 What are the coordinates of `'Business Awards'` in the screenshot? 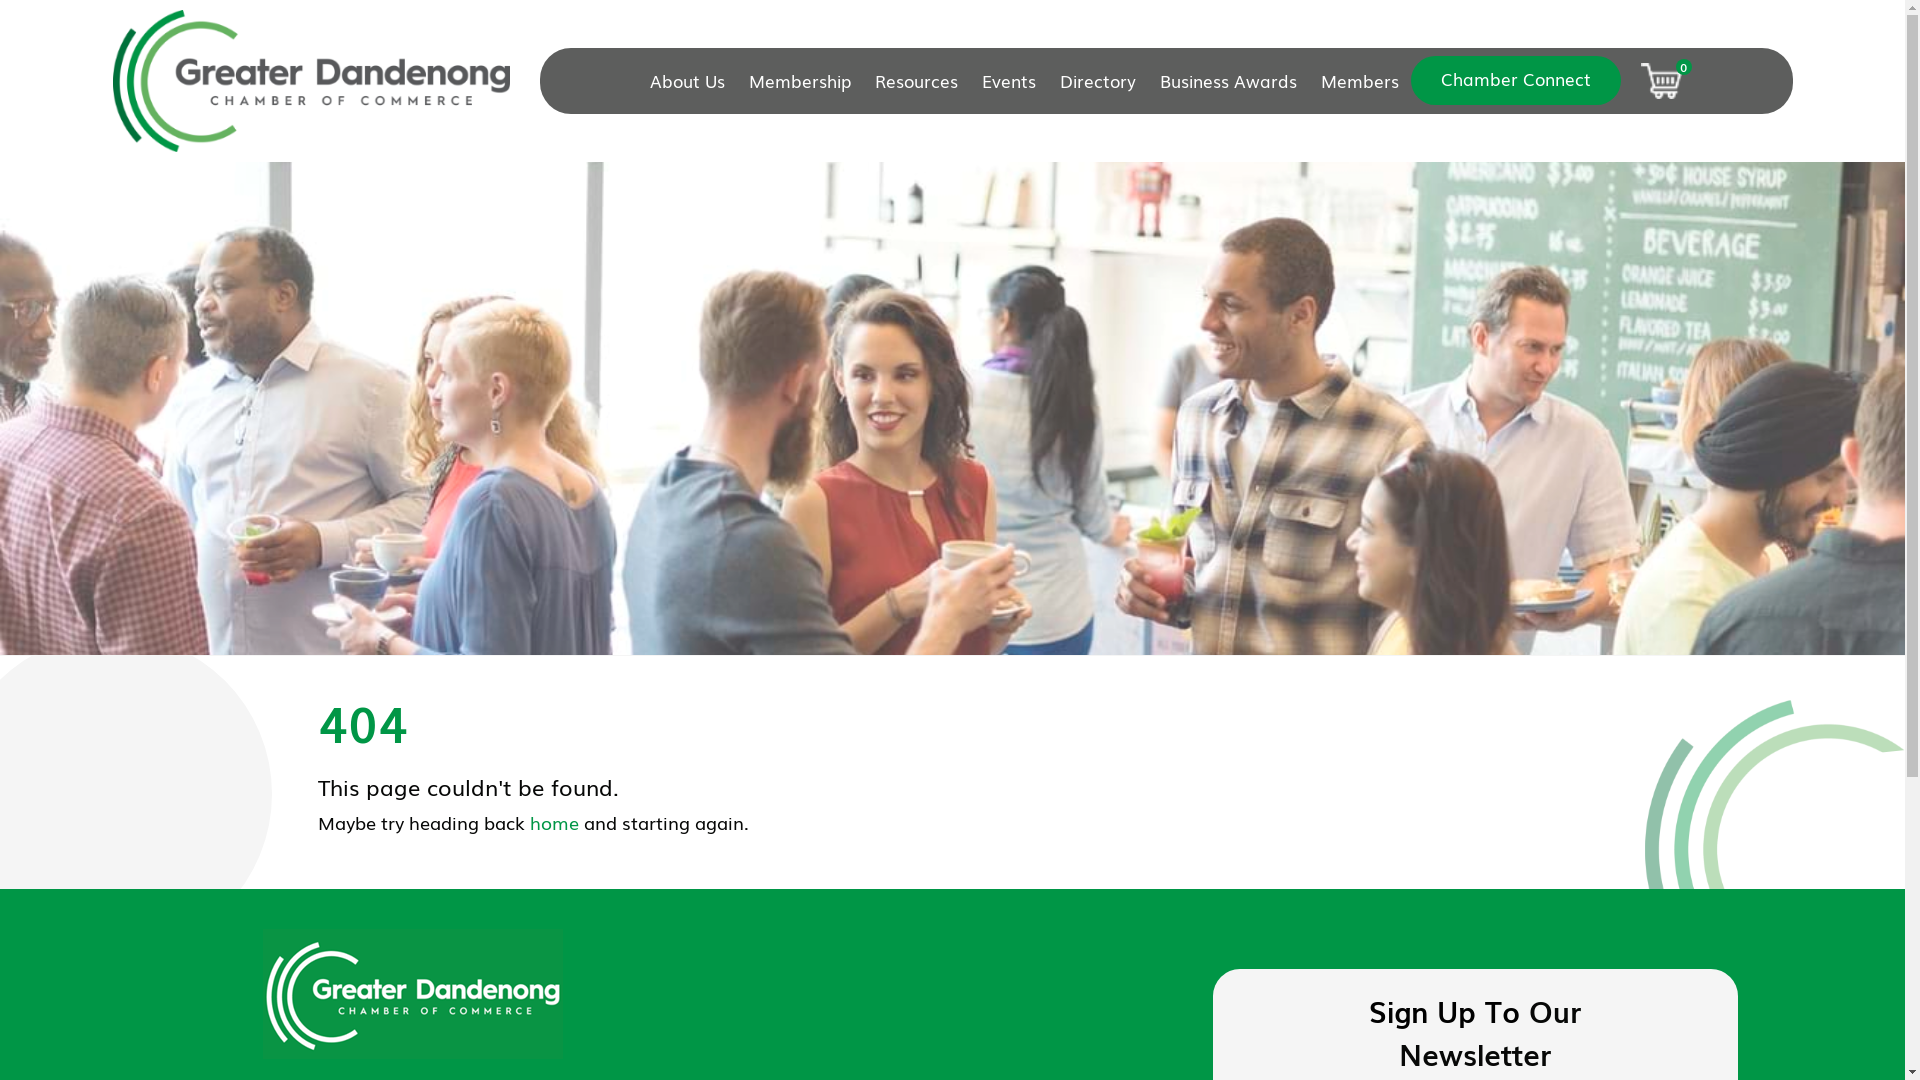 It's located at (1227, 80).